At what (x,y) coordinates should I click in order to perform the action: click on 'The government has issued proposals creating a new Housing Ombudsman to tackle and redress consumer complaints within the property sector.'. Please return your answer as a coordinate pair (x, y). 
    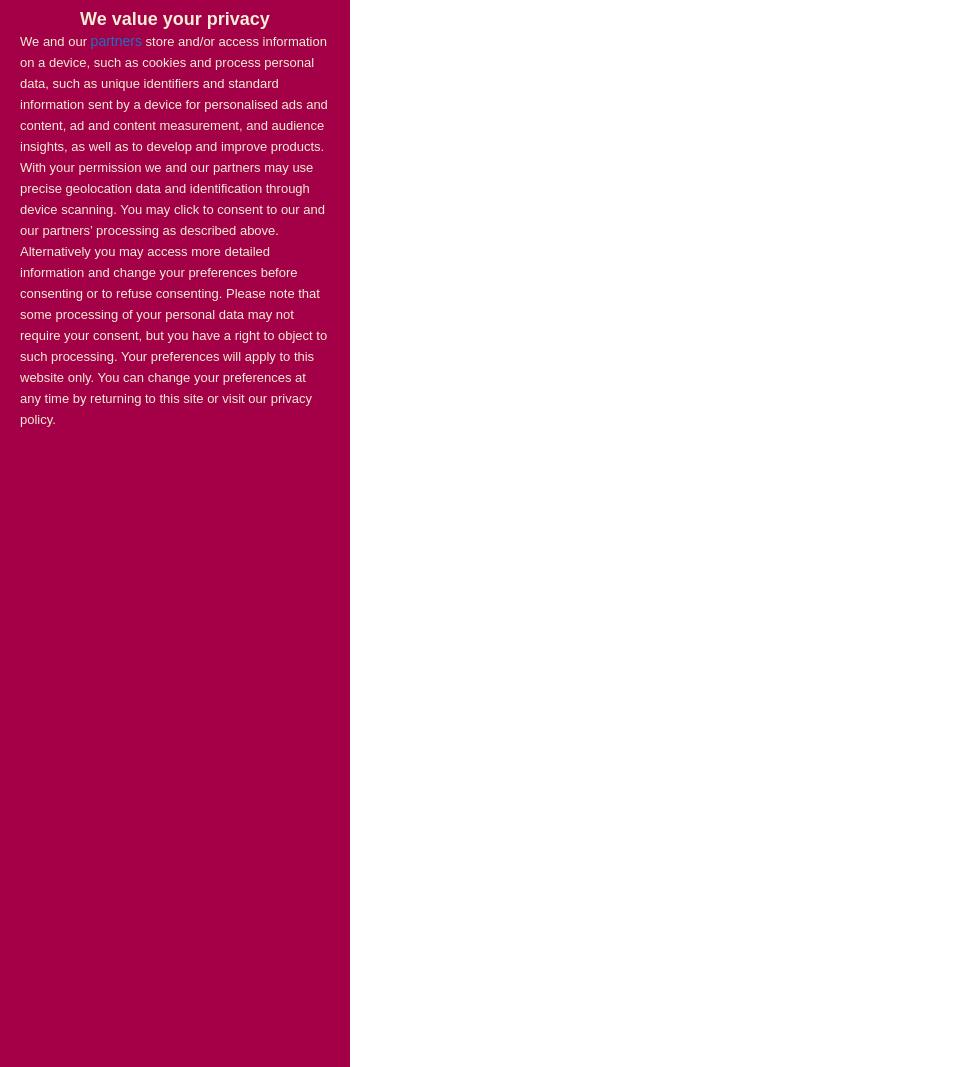
    Looking at the image, I should click on (170, 607).